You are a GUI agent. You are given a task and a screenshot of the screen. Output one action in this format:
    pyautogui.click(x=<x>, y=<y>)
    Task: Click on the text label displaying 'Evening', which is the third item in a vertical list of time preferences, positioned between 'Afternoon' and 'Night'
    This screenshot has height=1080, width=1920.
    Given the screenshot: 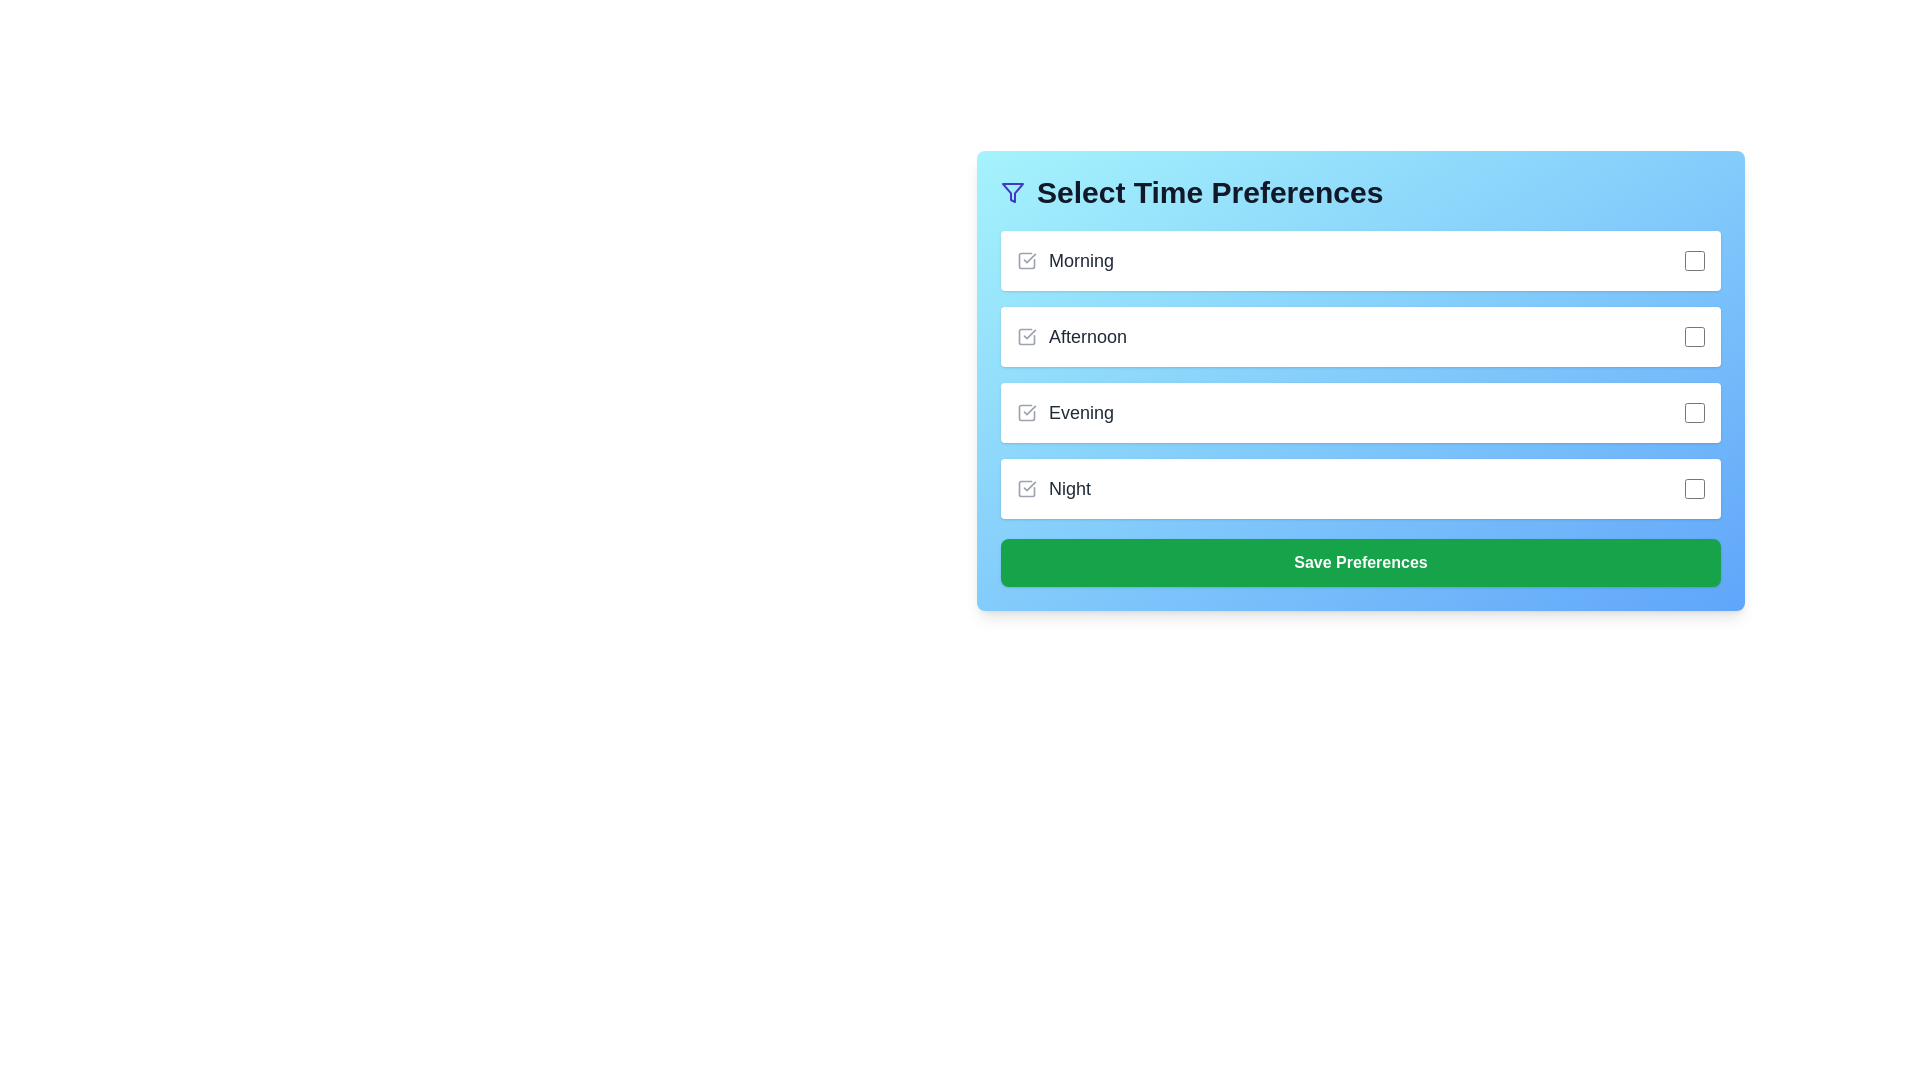 What is the action you would take?
    pyautogui.click(x=1064, y=411)
    